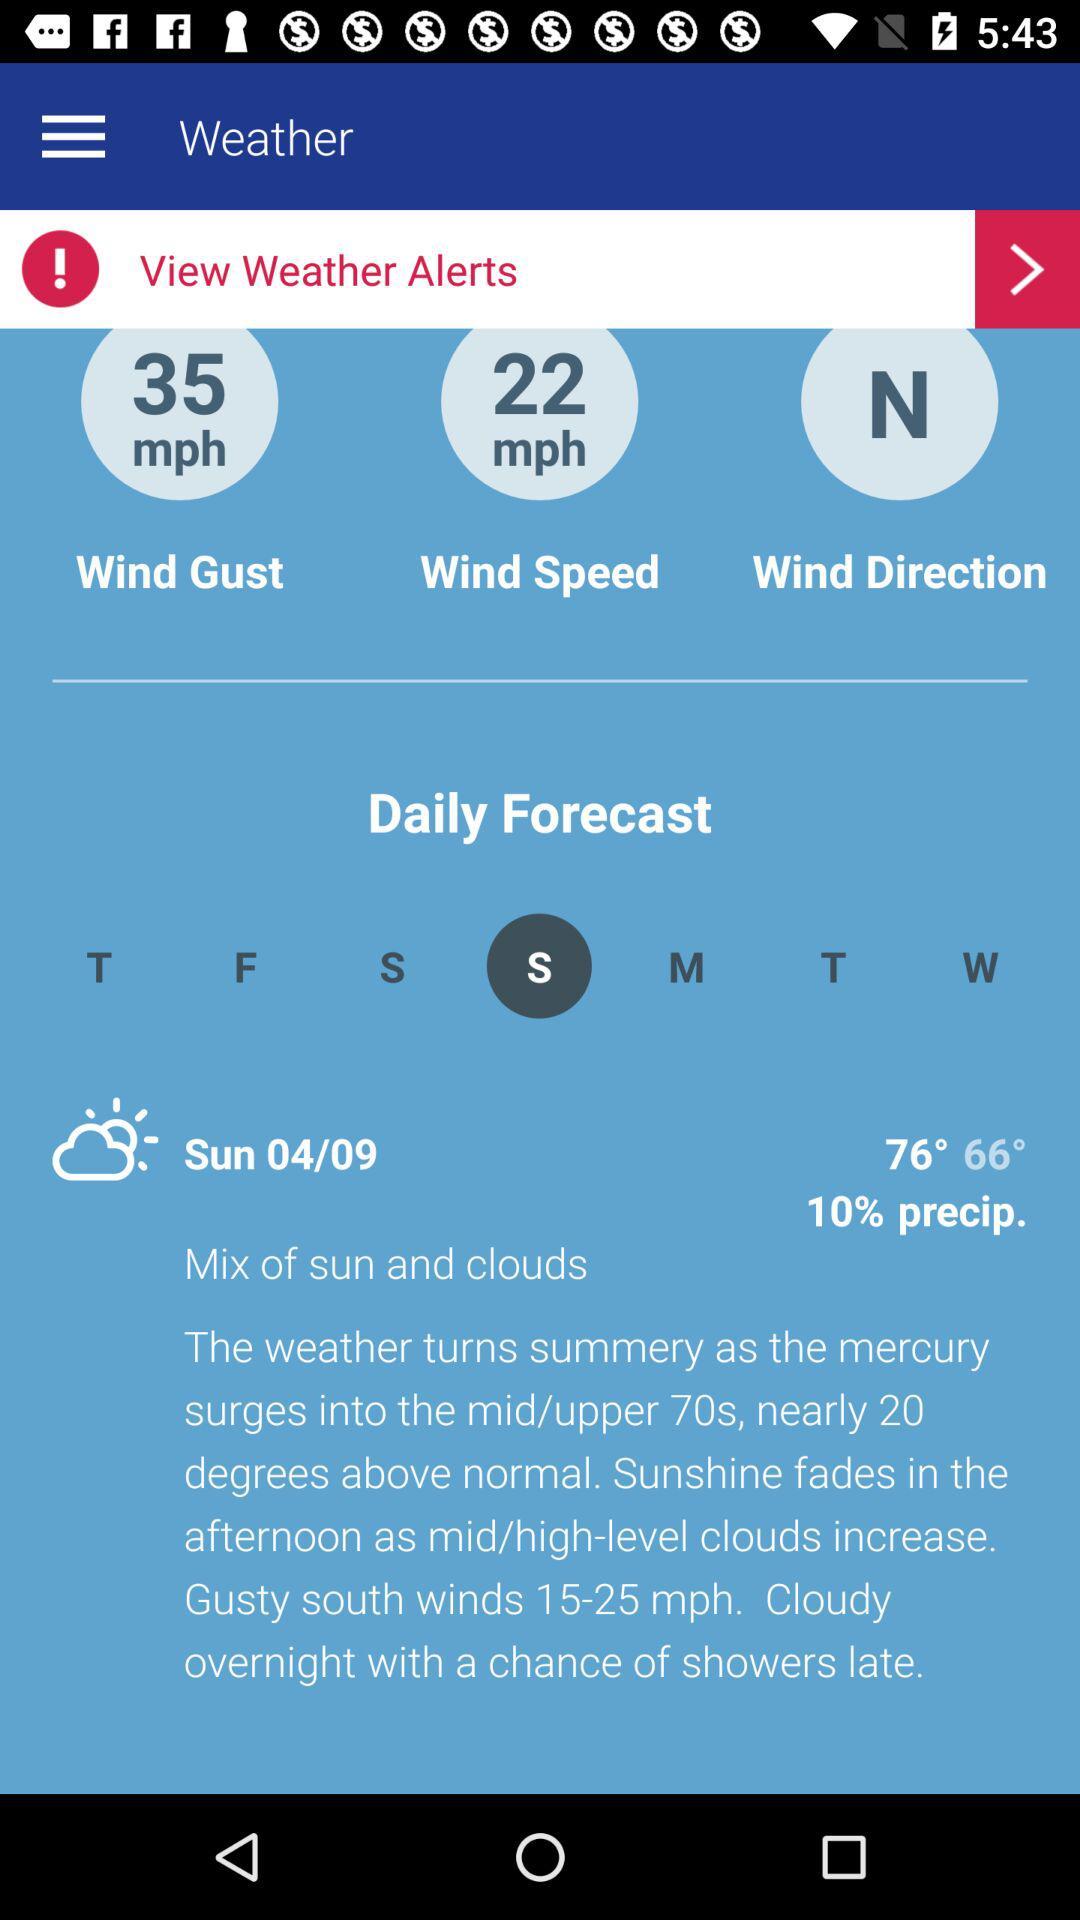 The height and width of the screenshot is (1920, 1080). Describe the element at coordinates (72, 135) in the screenshot. I see `expand menu options` at that location.